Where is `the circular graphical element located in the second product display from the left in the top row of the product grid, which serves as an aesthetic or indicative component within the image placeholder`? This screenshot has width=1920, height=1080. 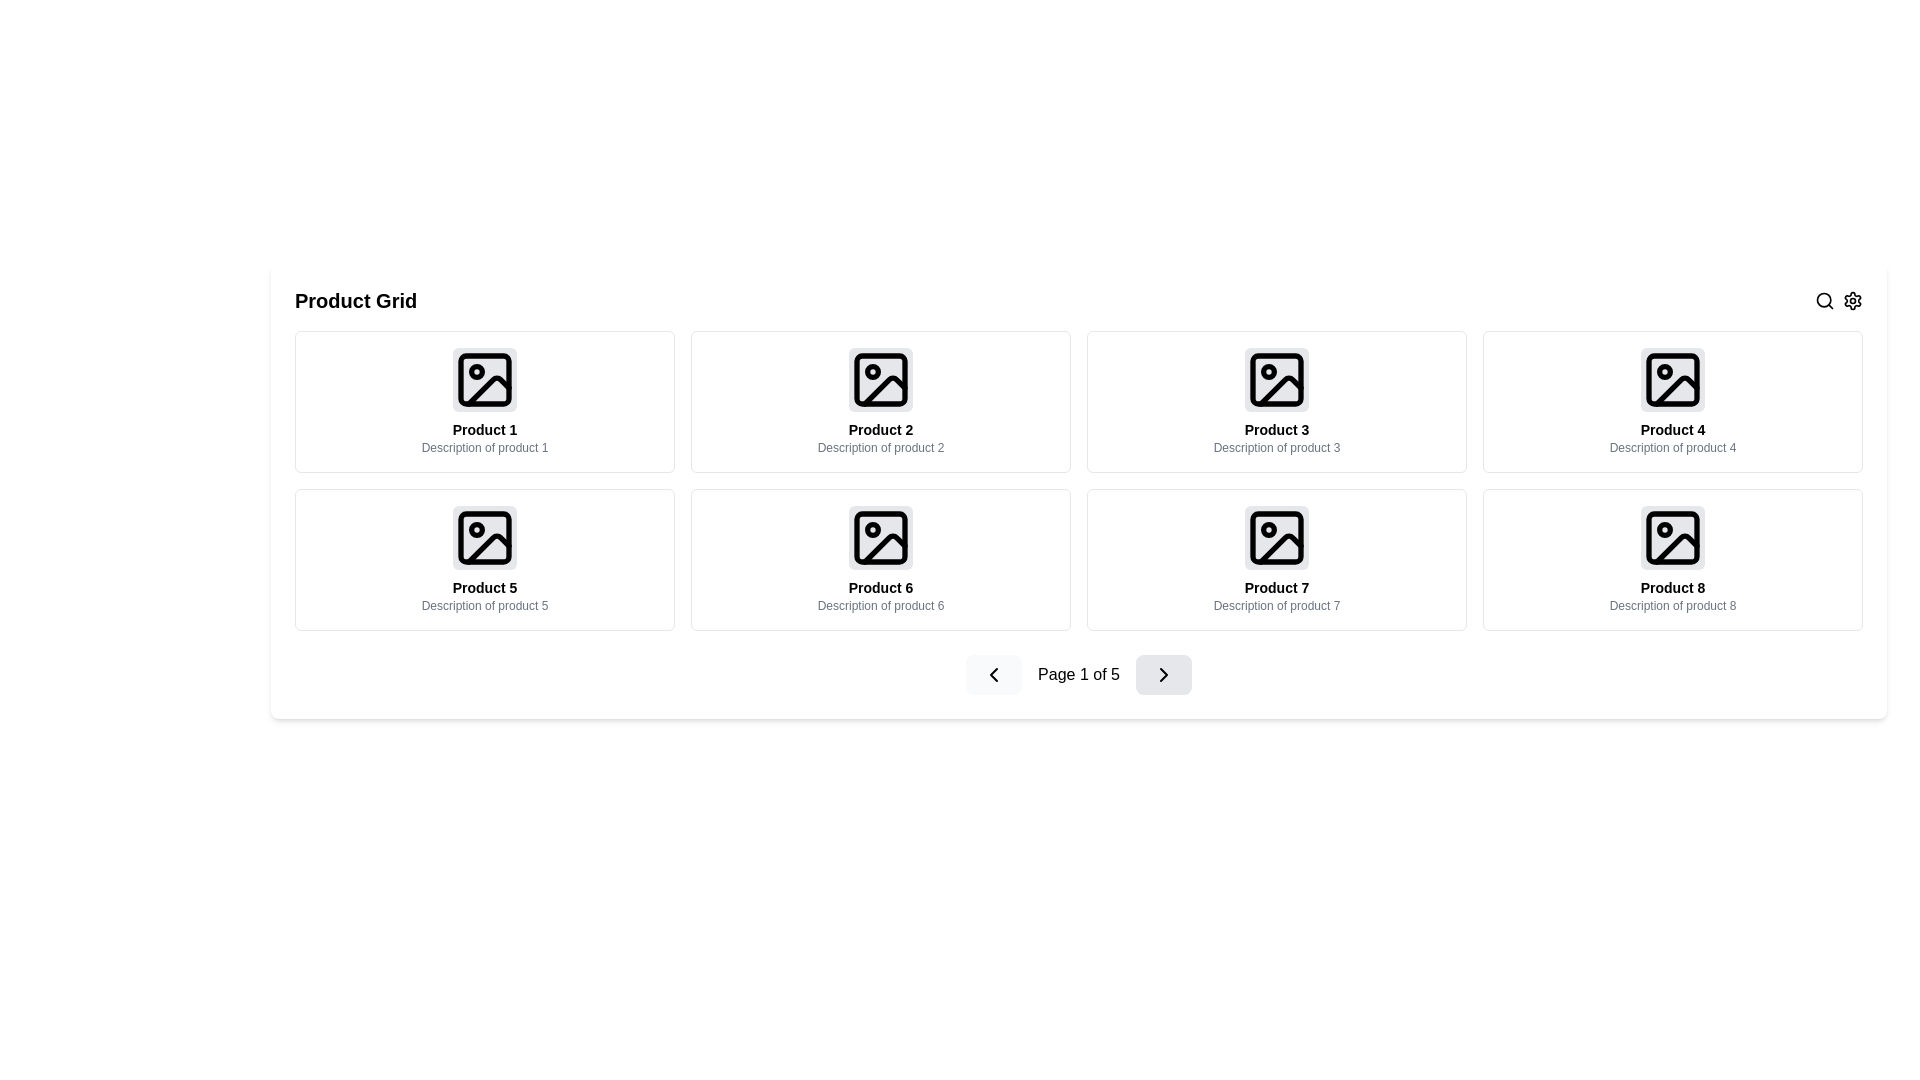 the circular graphical element located in the second product display from the left in the top row of the product grid, which serves as an aesthetic or indicative component within the image placeholder is located at coordinates (873, 371).